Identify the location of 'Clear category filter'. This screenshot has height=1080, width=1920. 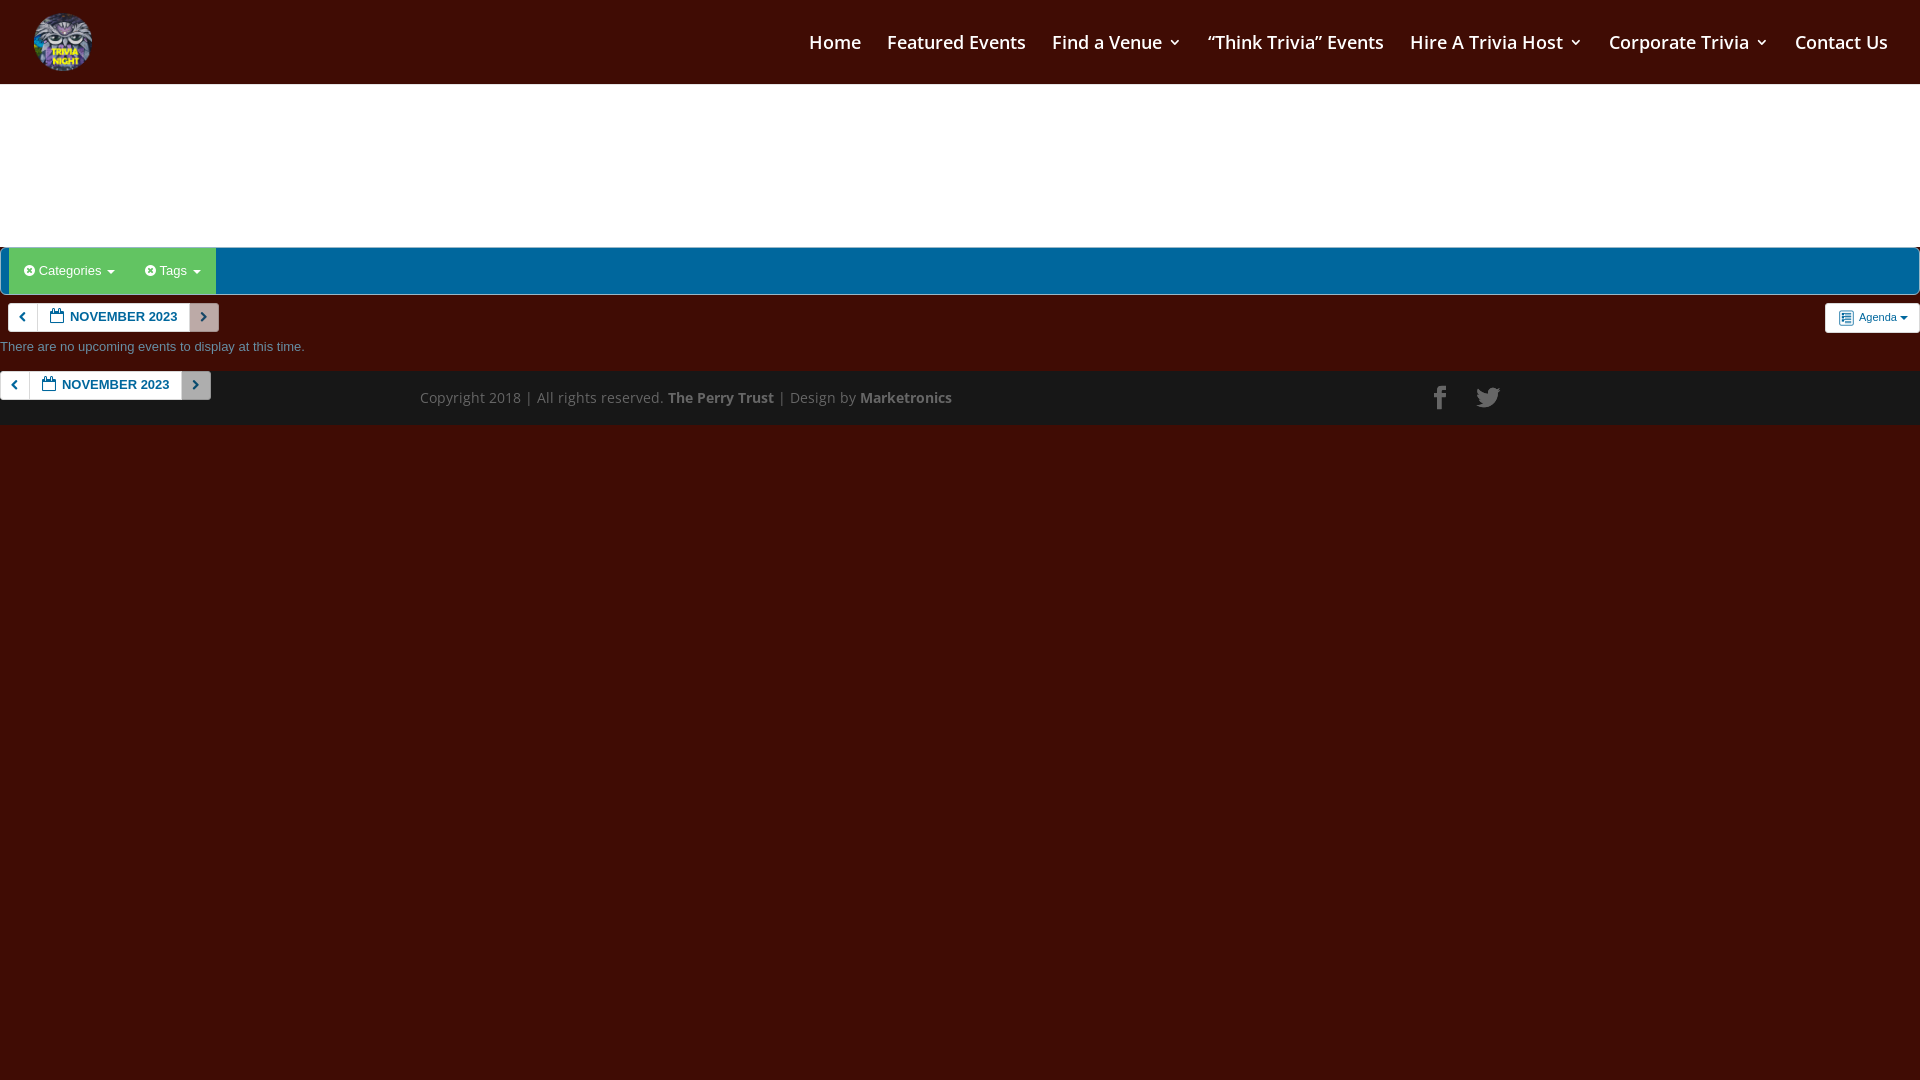
(24, 270).